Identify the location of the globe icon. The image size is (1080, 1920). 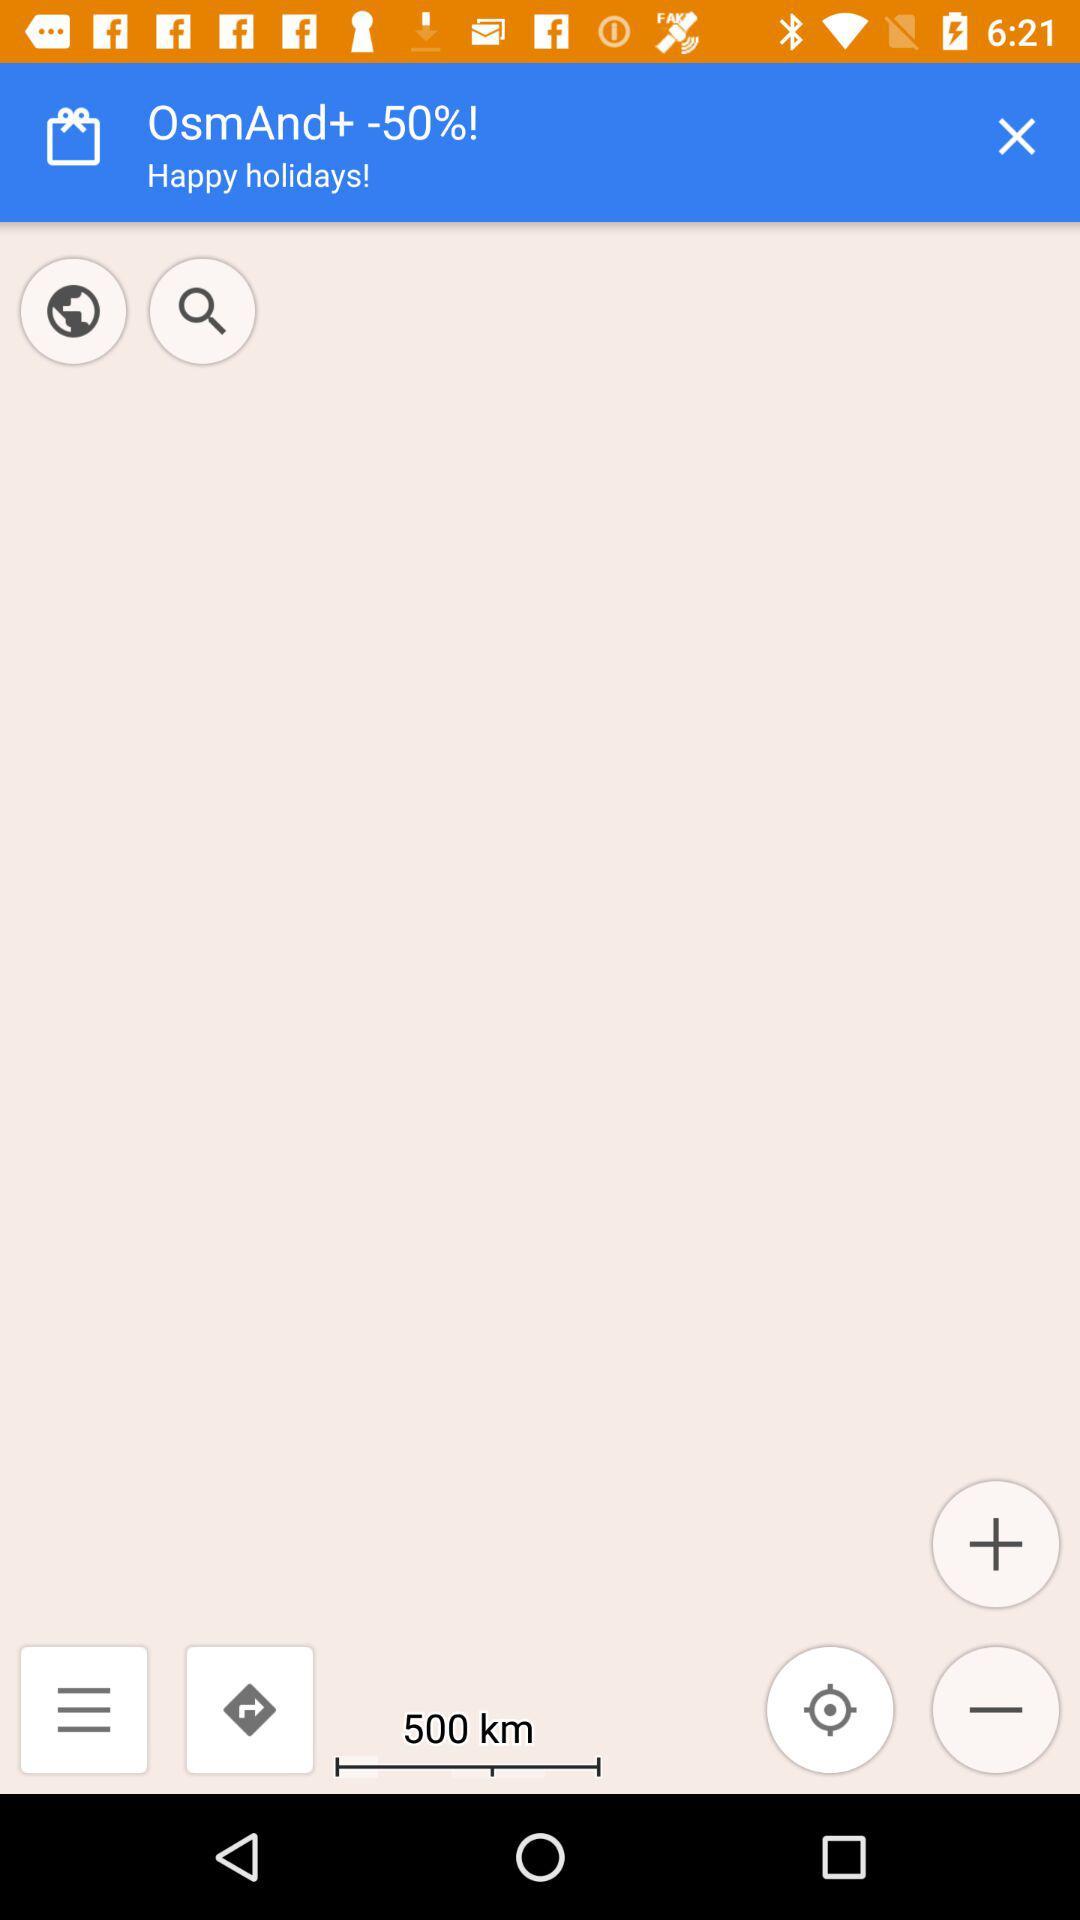
(72, 310).